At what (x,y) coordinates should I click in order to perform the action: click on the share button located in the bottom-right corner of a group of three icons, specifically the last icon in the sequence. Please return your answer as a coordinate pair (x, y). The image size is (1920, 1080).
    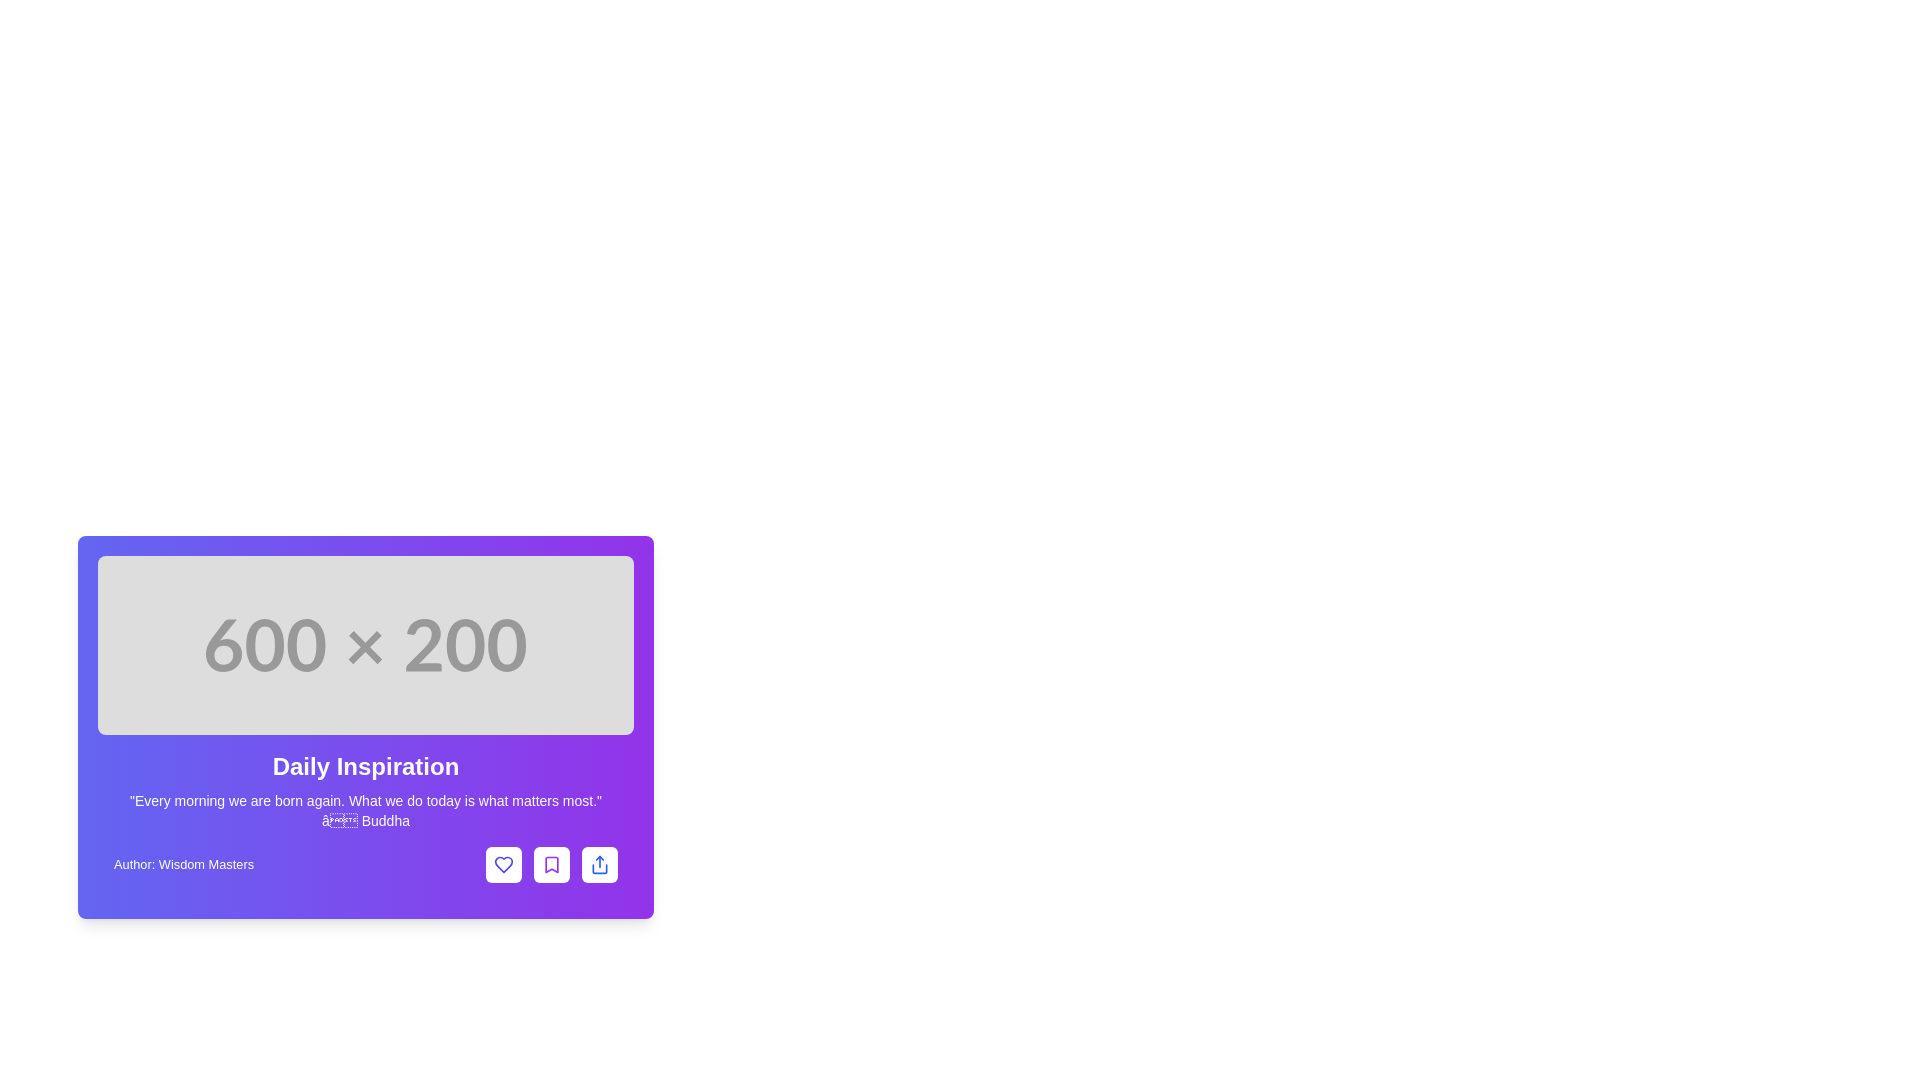
    Looking at the image, I should click on (599, 863).